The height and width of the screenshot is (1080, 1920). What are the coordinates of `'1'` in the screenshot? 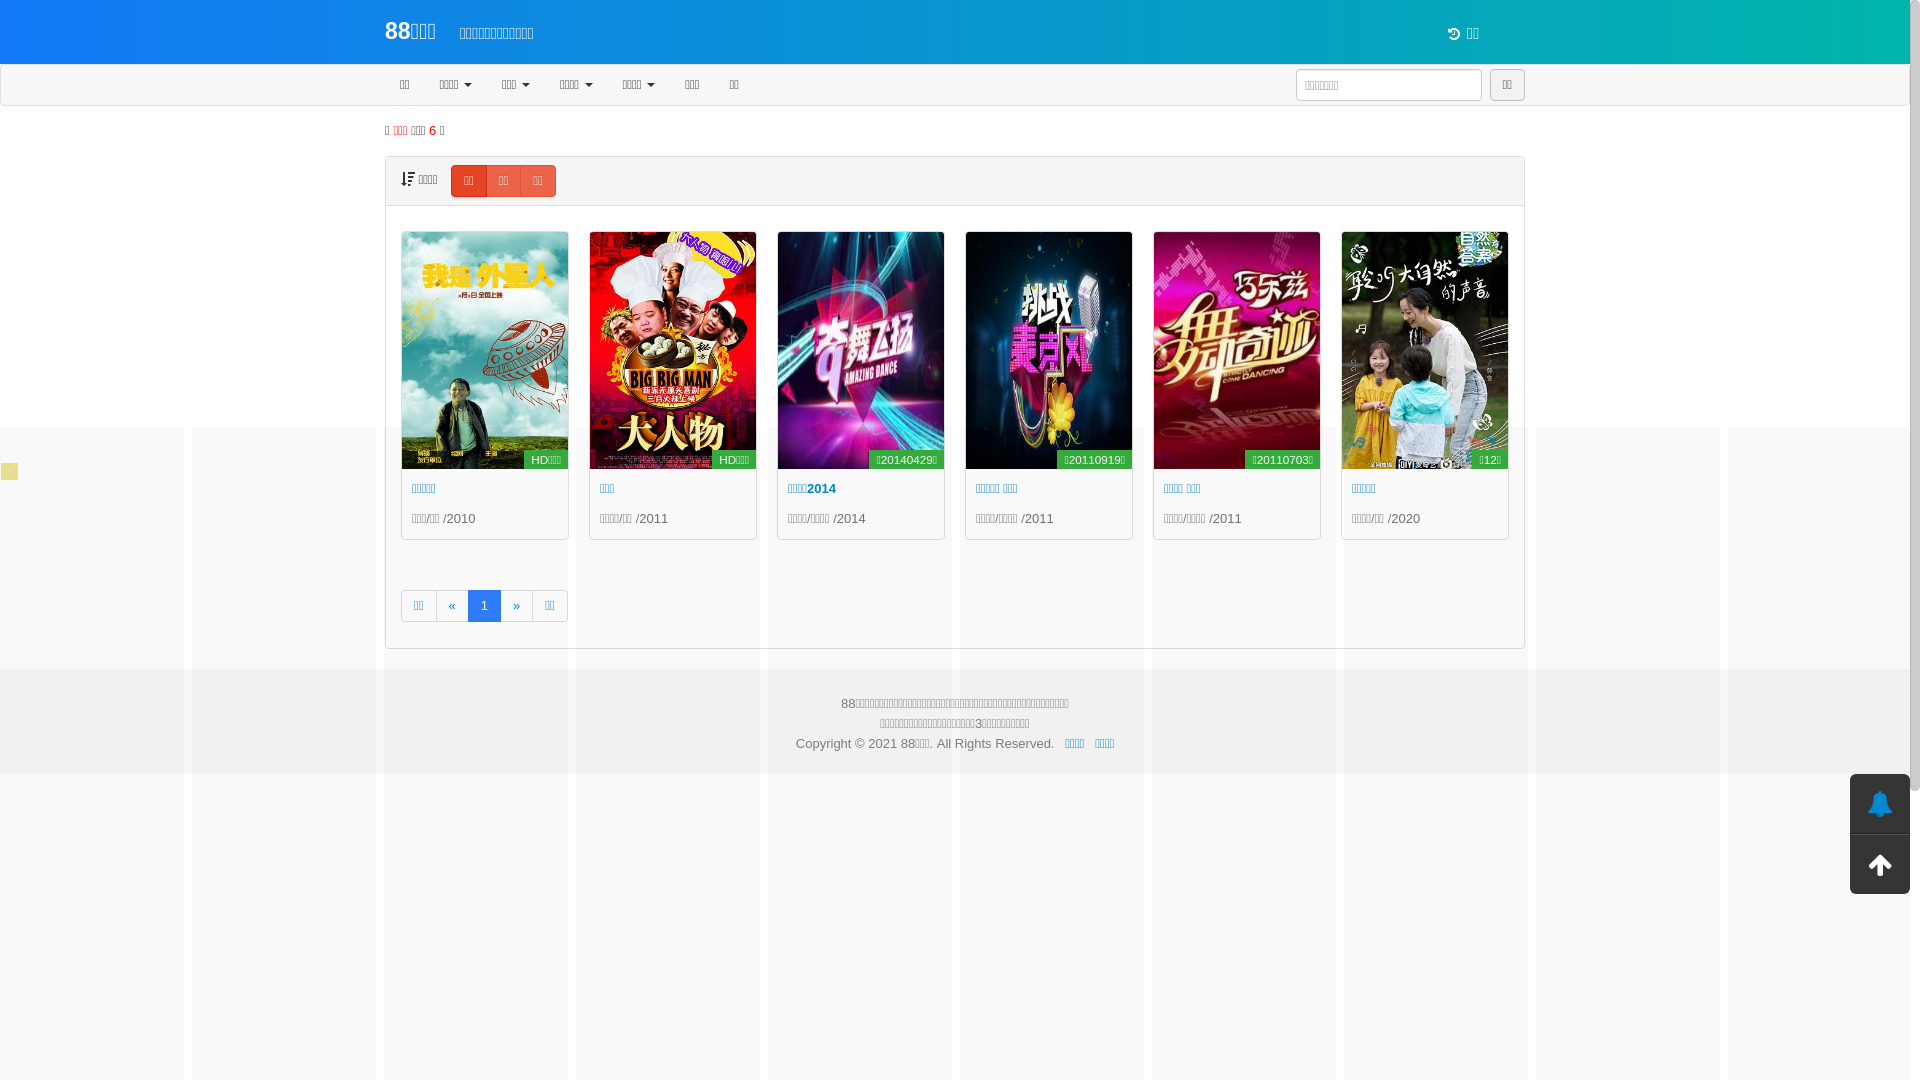 It's located at (484, 604).